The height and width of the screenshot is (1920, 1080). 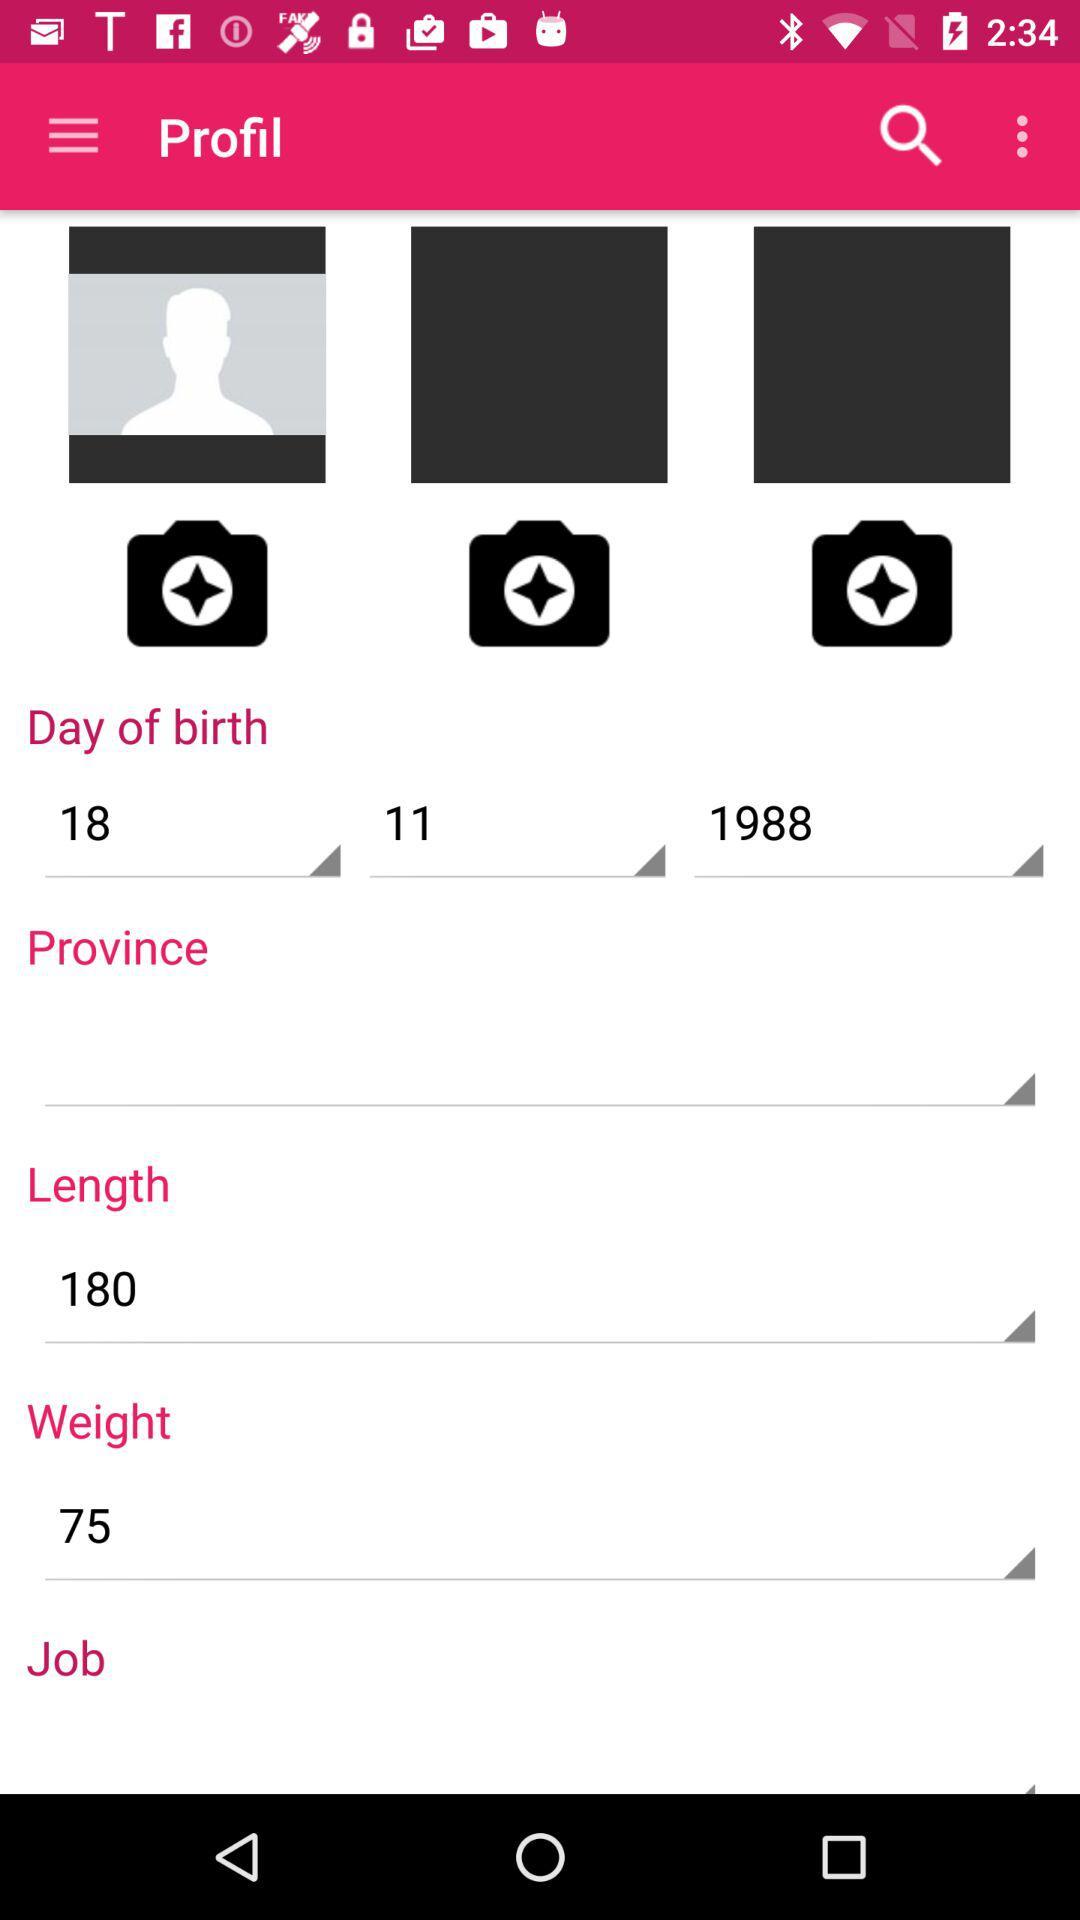 What do you see at coordinates (881, 582) in the screenshot?
I see `the photo icon` at bounding box center [881, 582].